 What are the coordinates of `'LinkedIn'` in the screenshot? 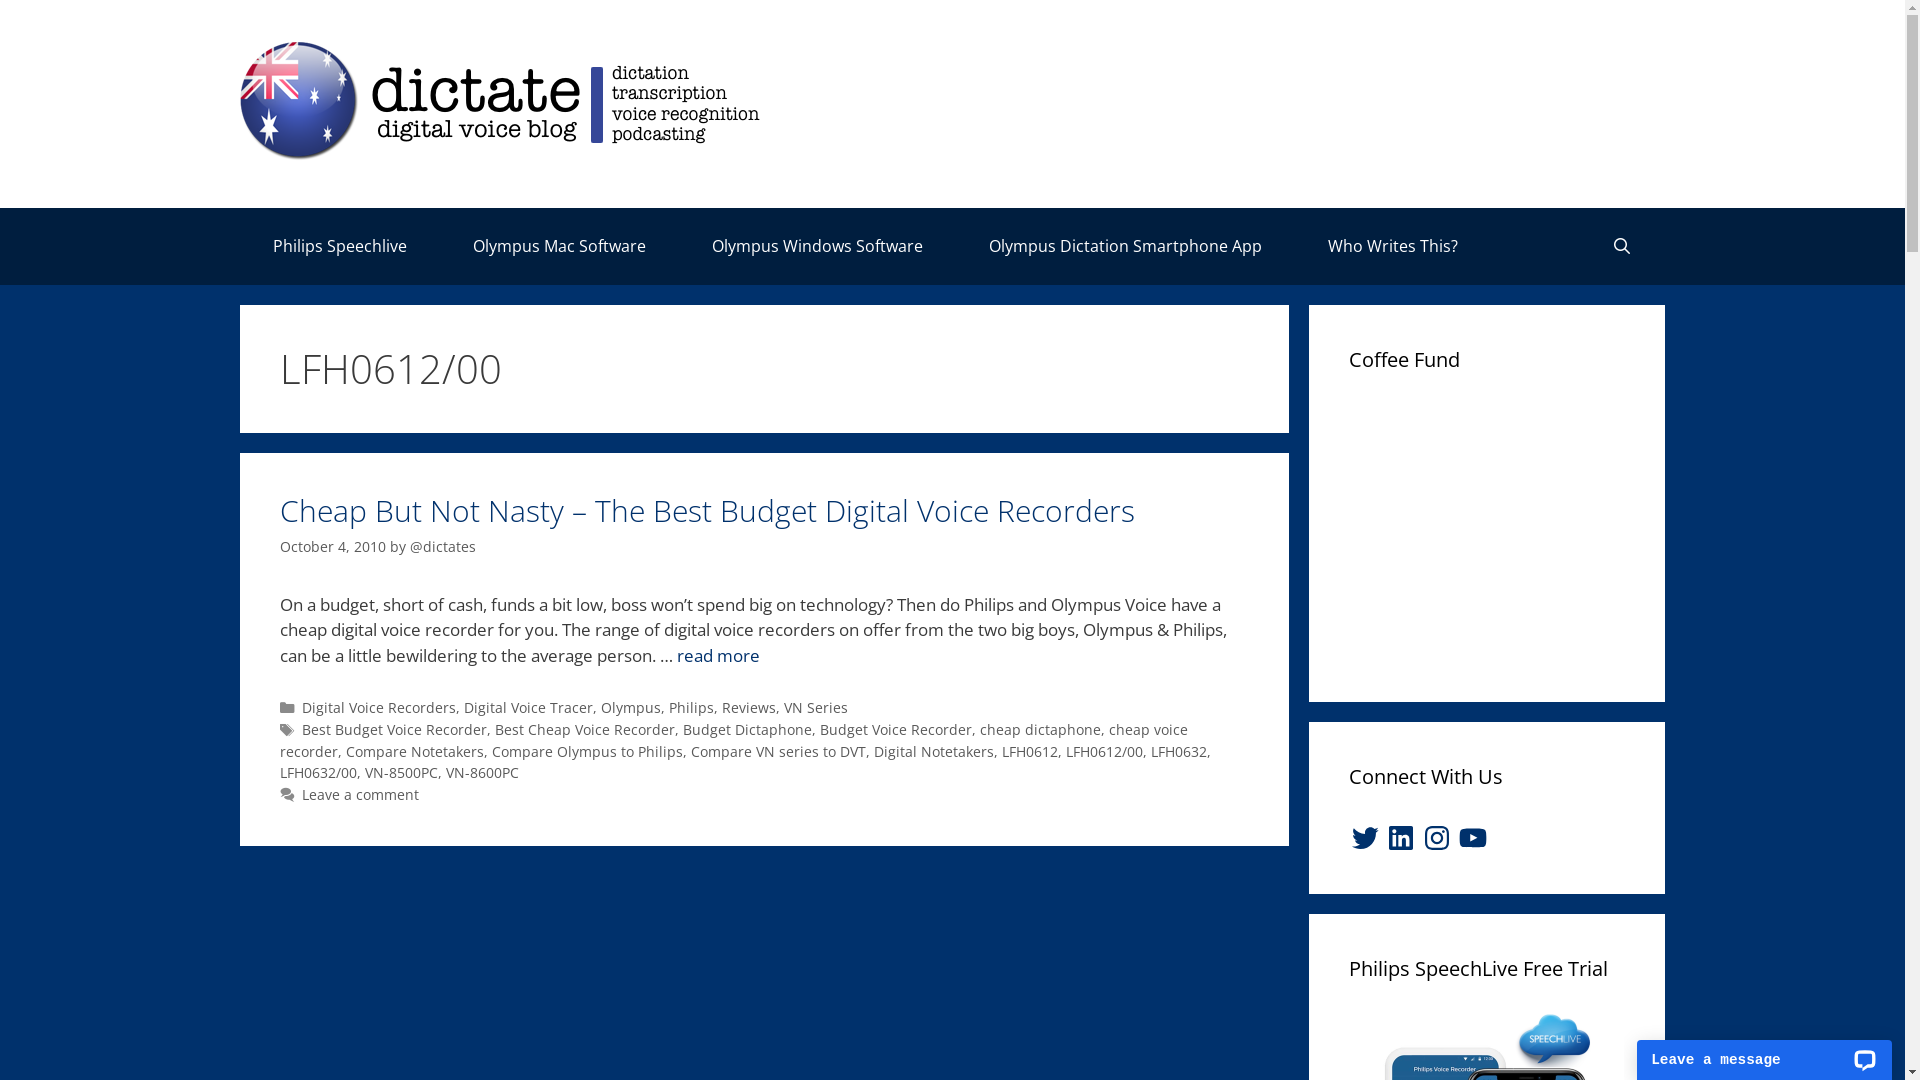 It's located at (1400, 837).